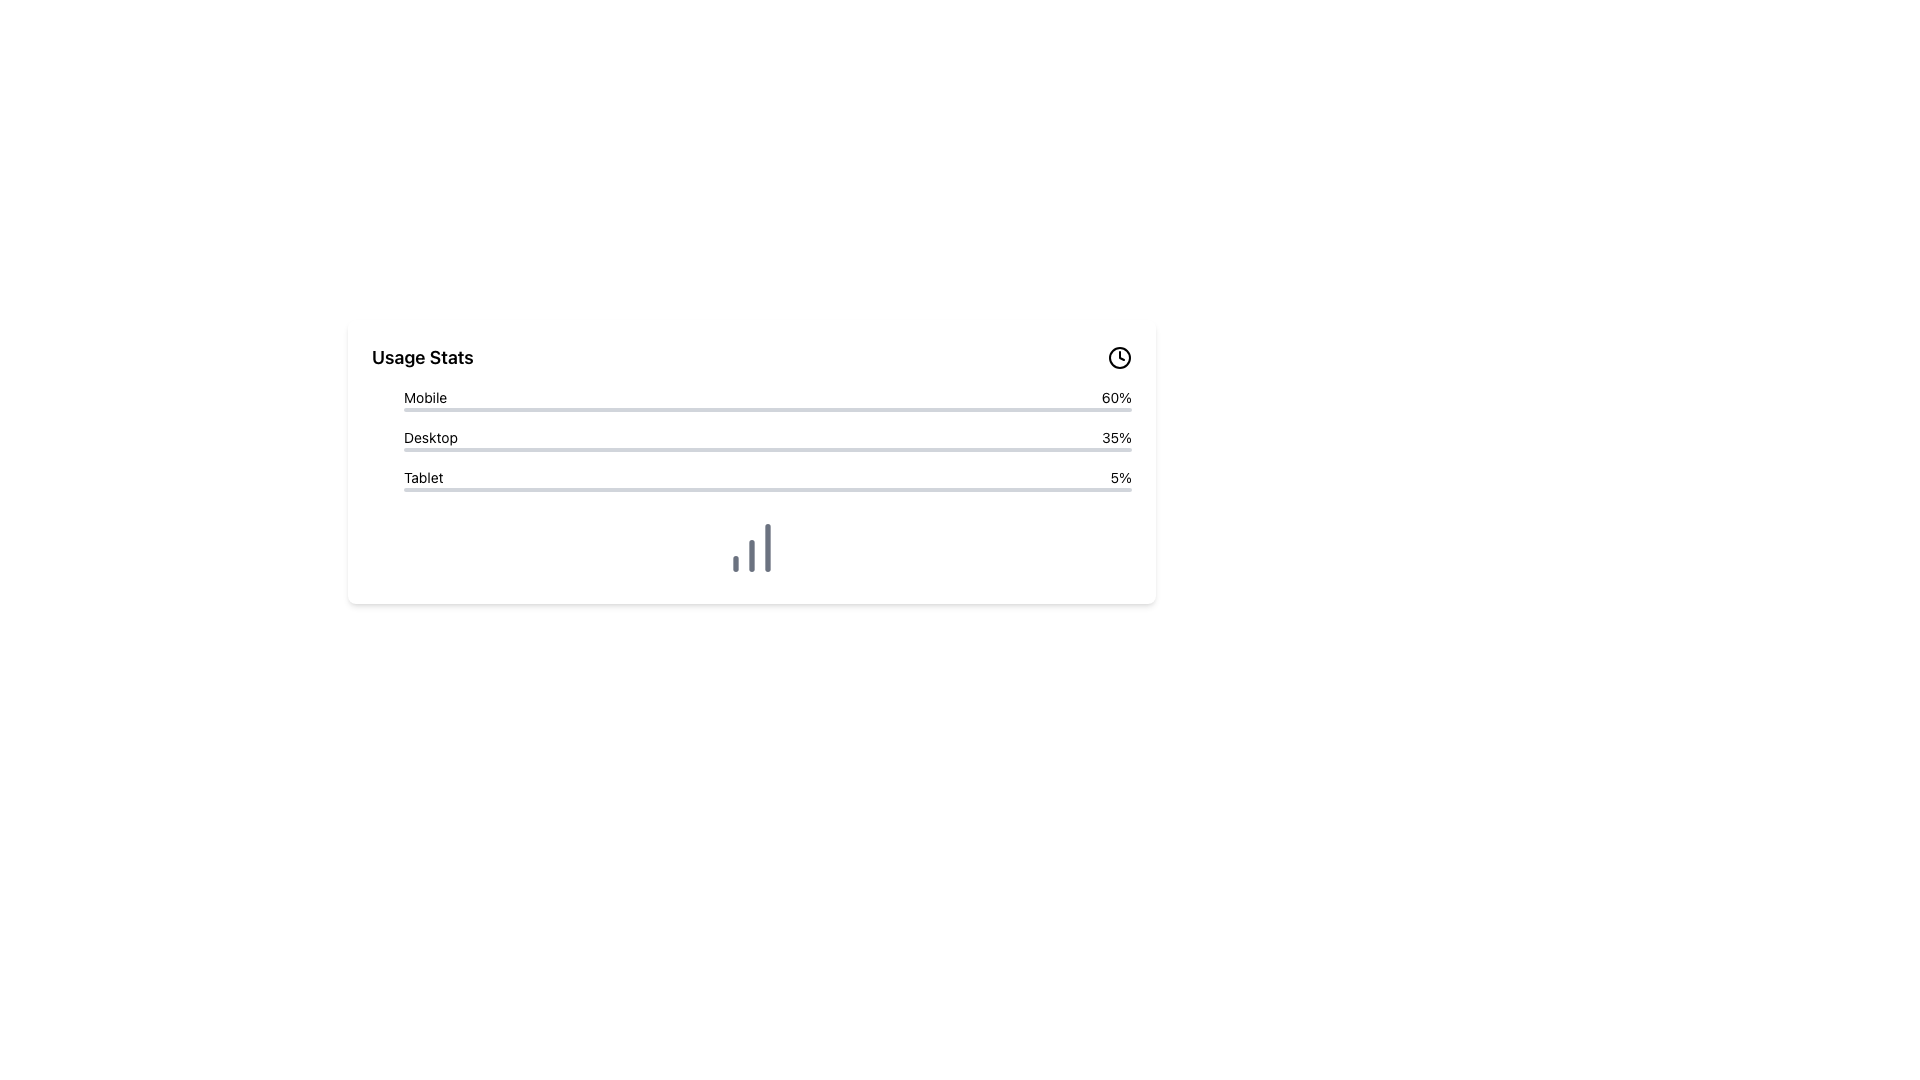 This screenshot has height=1080, width=1920. What do you see at coordinates (767, 400) in the screenshot?
I see `the progress bar labeled 'Mobile' that displays '60%'` at bounding box center [767, 400].